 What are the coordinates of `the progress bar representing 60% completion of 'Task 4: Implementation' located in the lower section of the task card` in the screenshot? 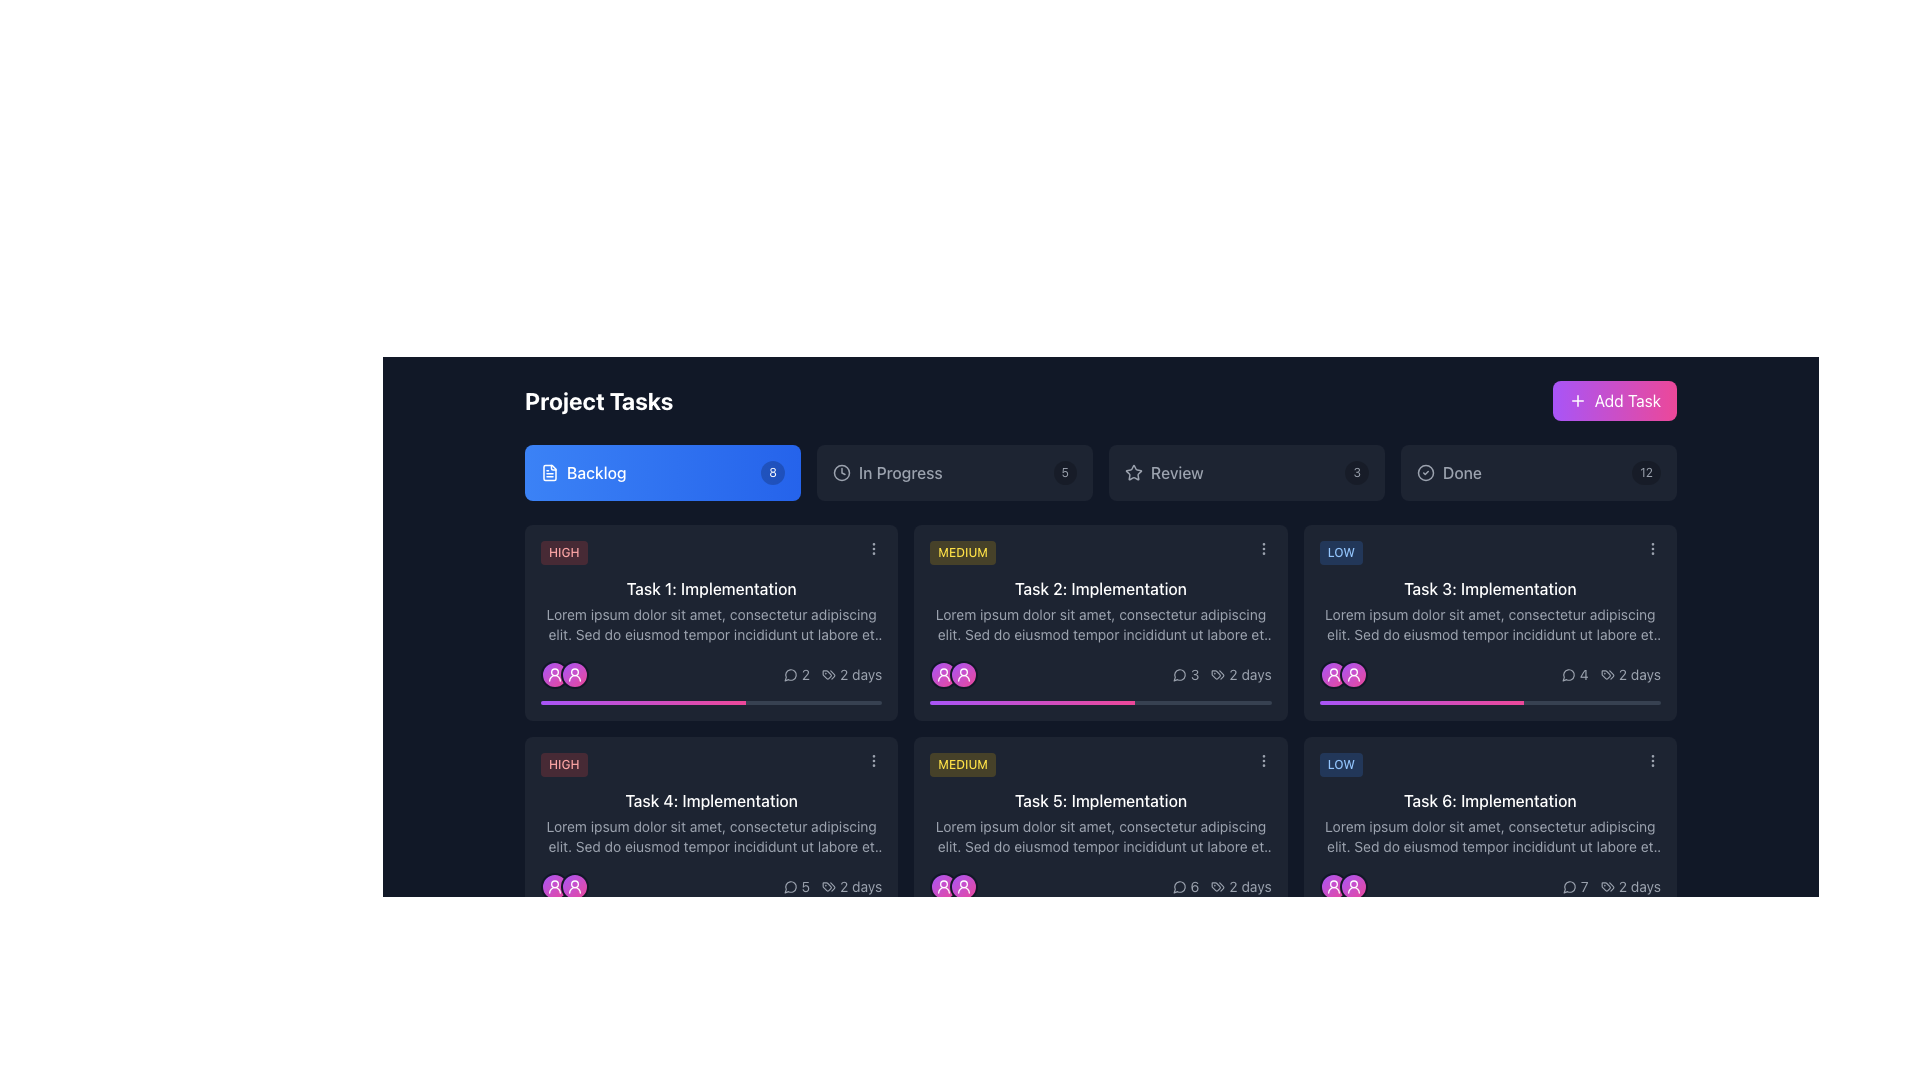 It's located at (711, 914).